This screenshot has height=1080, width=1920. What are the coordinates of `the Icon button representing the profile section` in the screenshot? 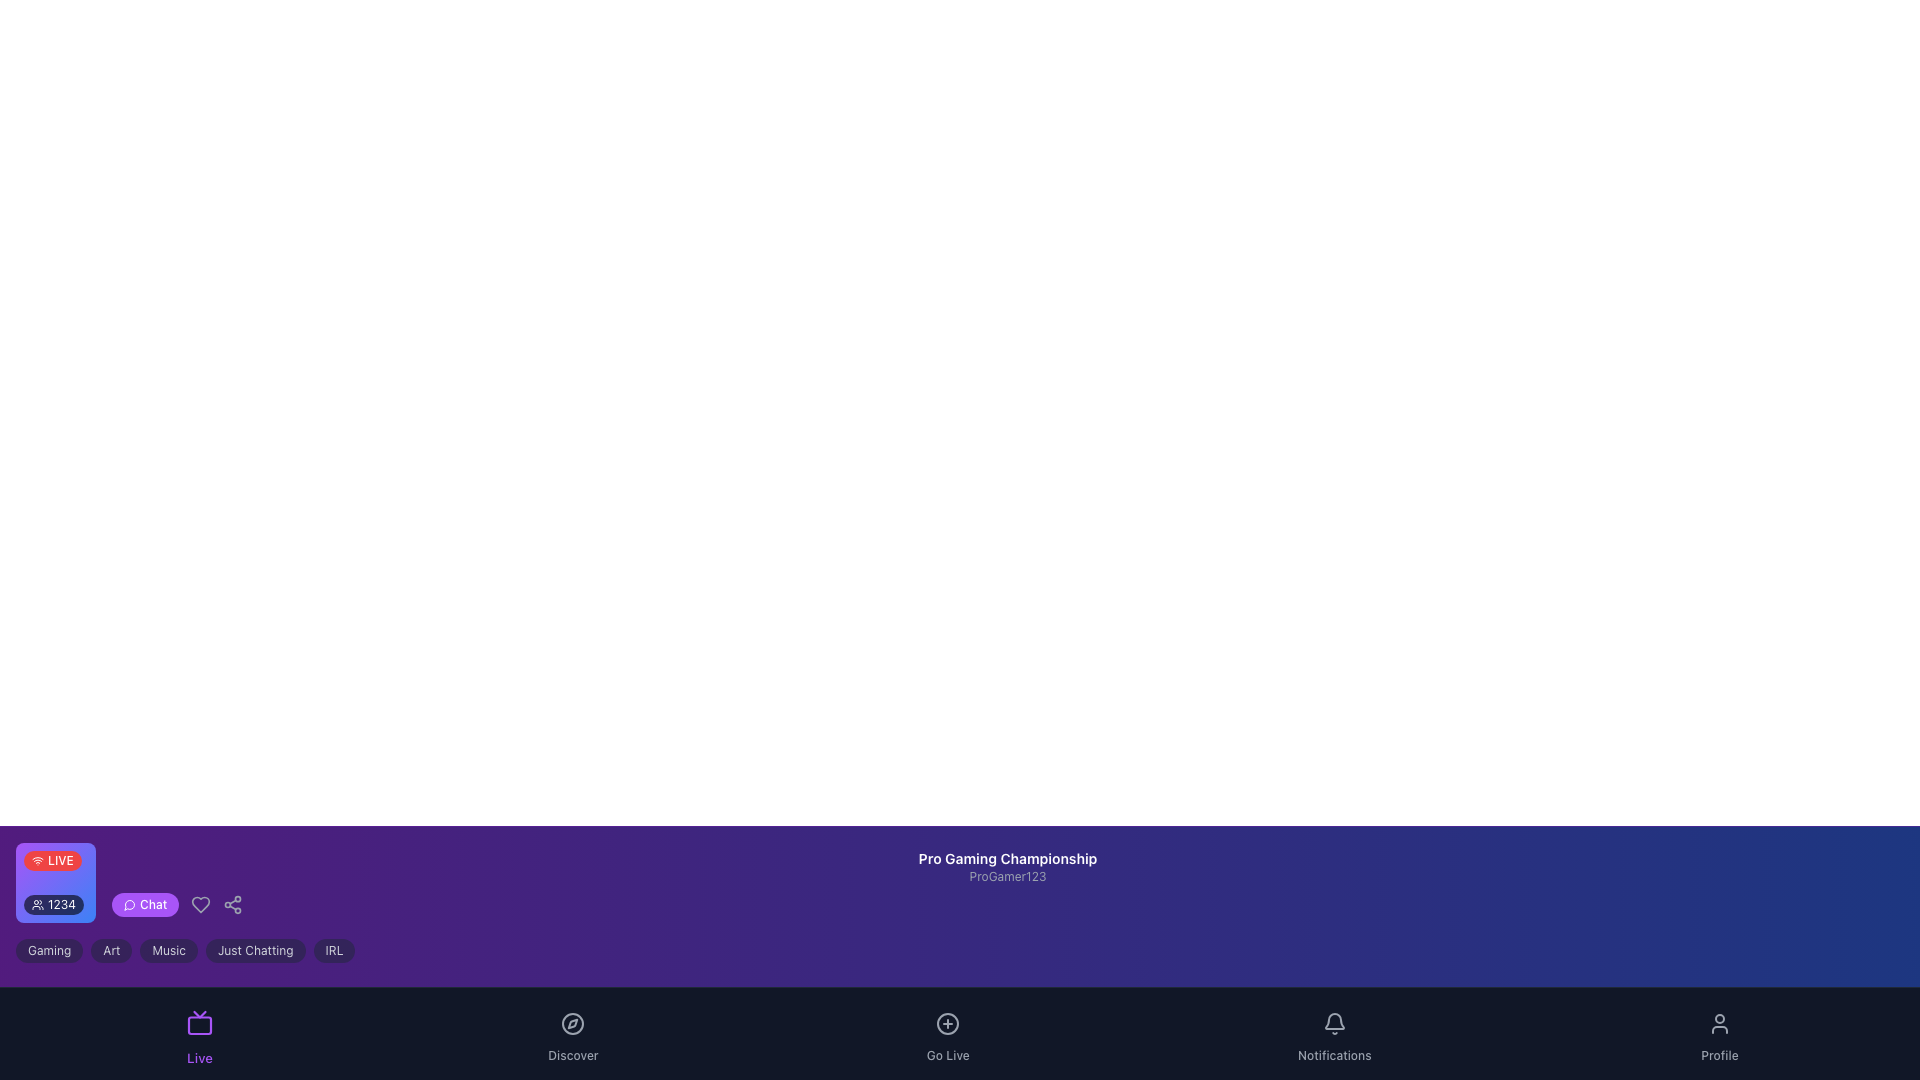 It's located at (1718, 1023).